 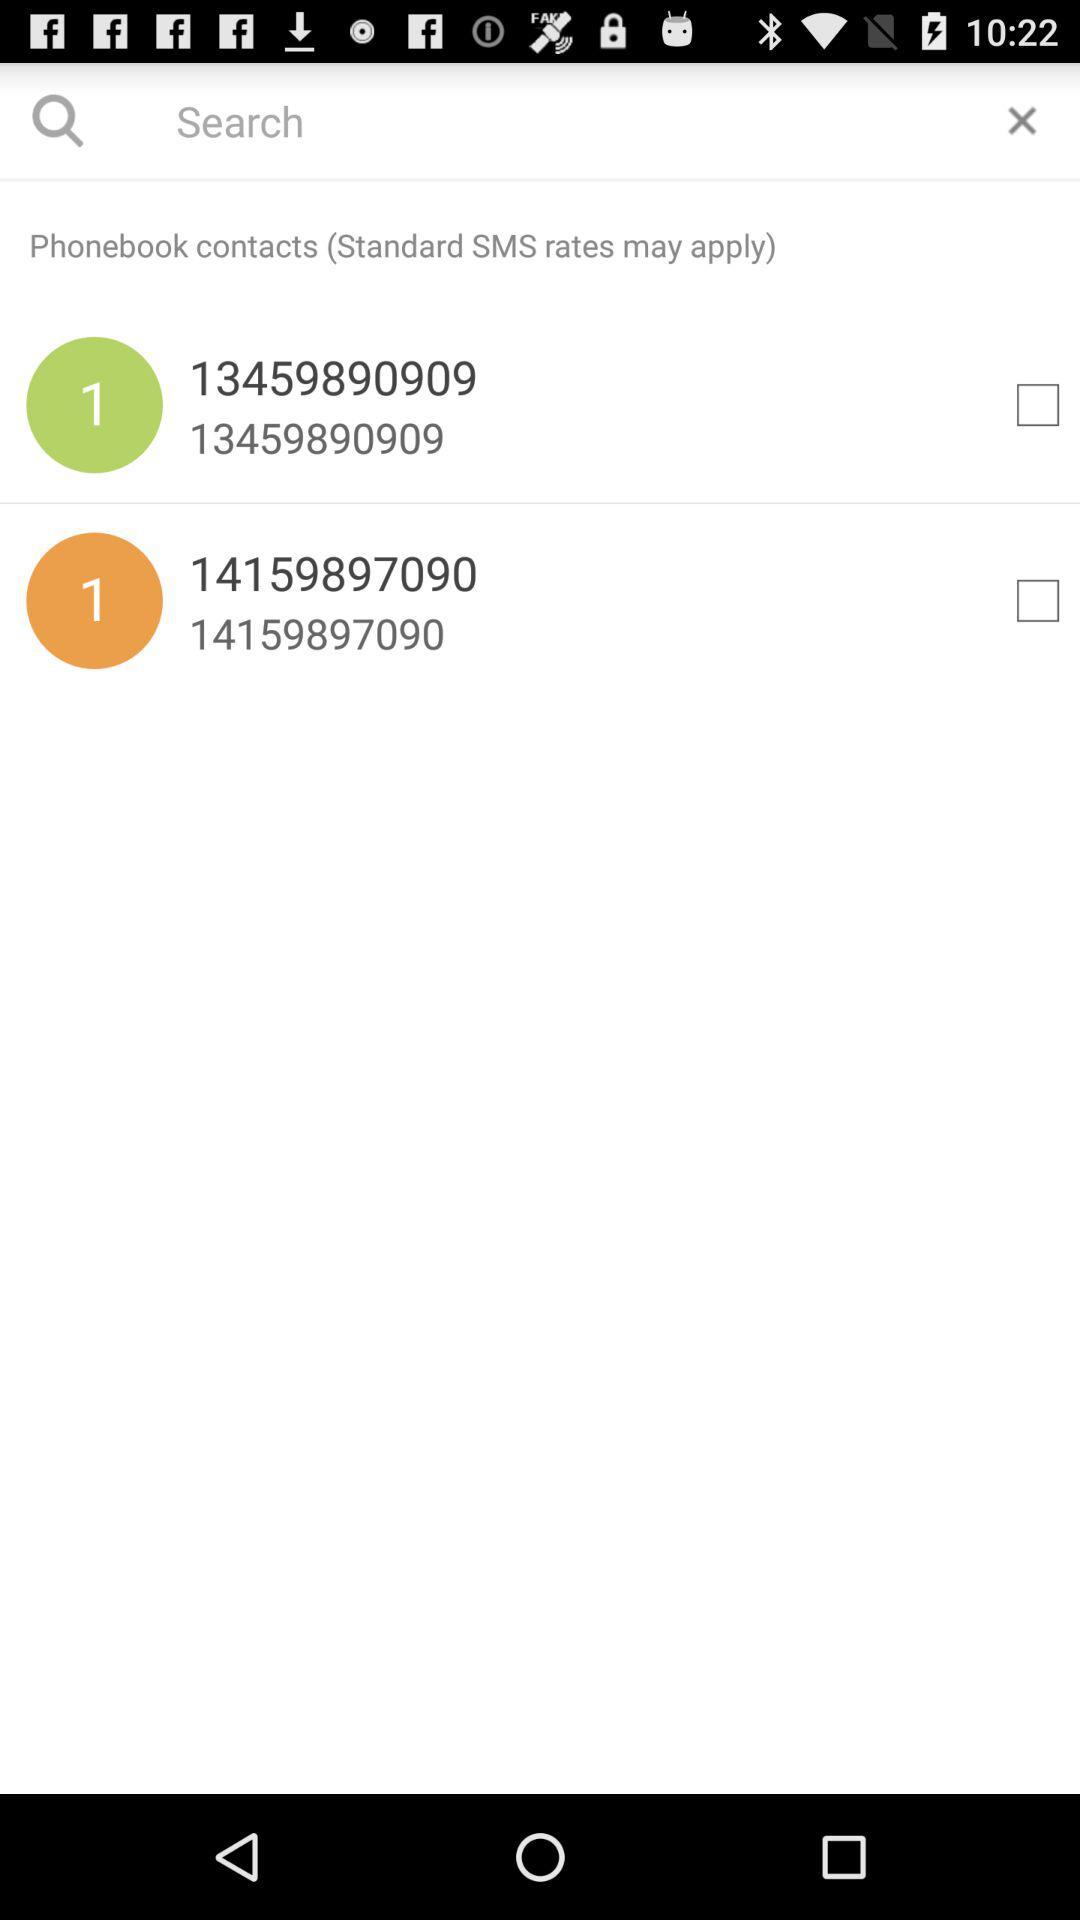 I want to click on write search terms, so click(x=540, y=180).